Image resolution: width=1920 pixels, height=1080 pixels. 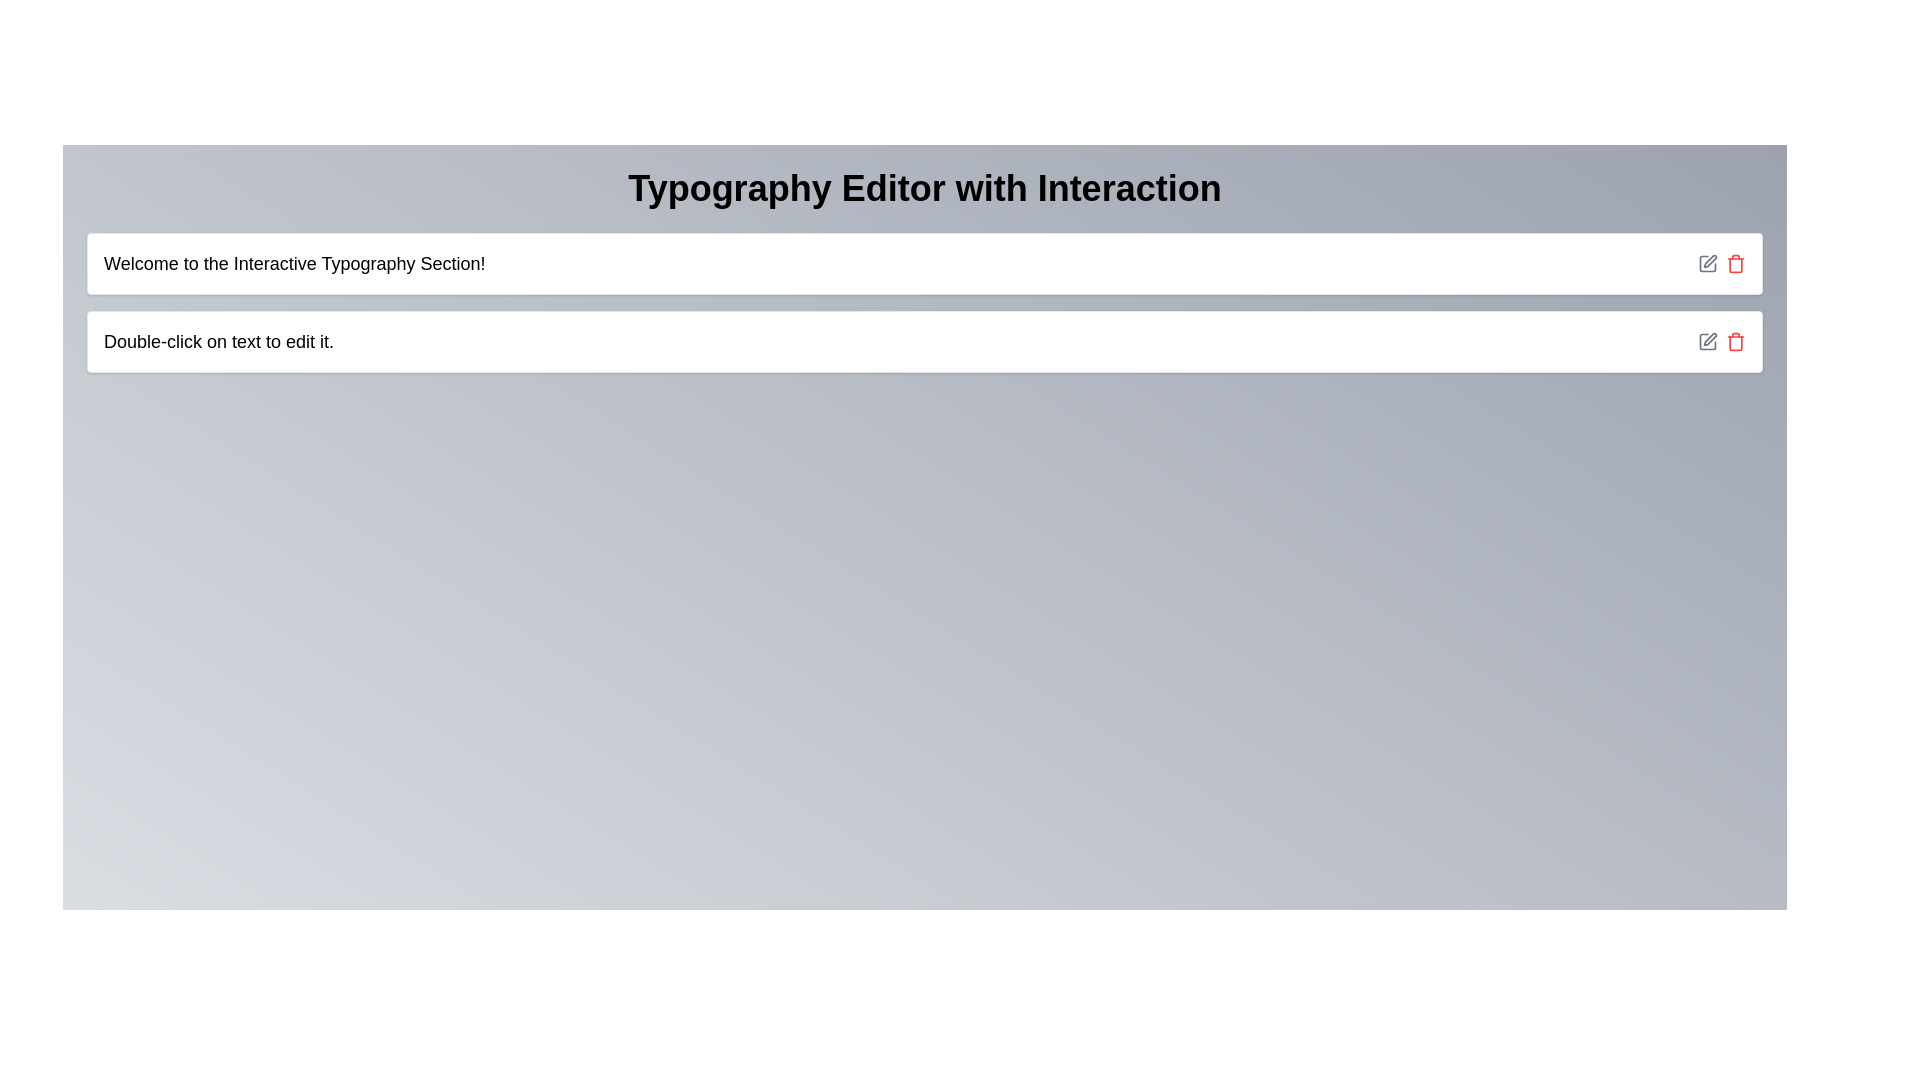 I want to click on the red, thin-lined trash can icon button, so click(x=1735, y=341).